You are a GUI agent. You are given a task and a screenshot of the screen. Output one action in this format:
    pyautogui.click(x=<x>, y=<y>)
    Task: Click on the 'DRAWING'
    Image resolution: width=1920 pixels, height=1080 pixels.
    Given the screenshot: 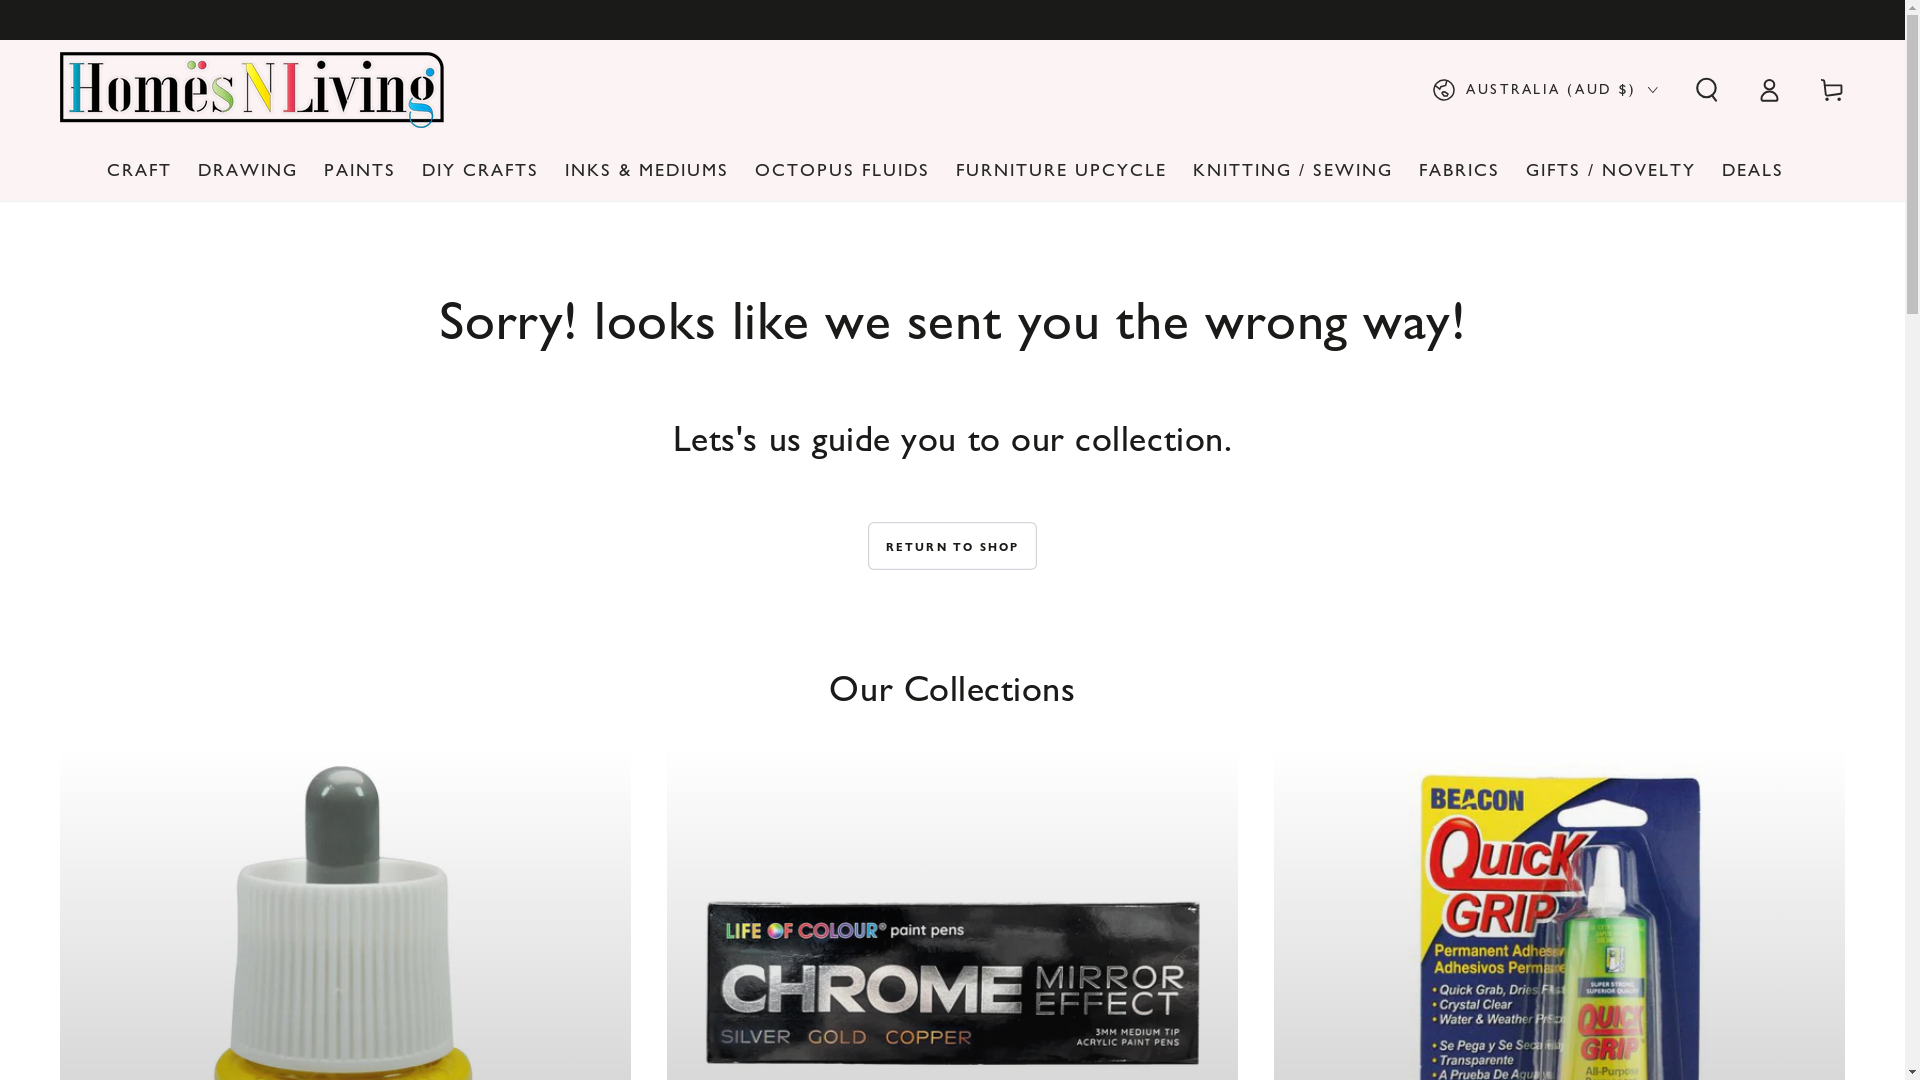 What is the action you would take?
    pyautogui.click(x=247, y=169)
    